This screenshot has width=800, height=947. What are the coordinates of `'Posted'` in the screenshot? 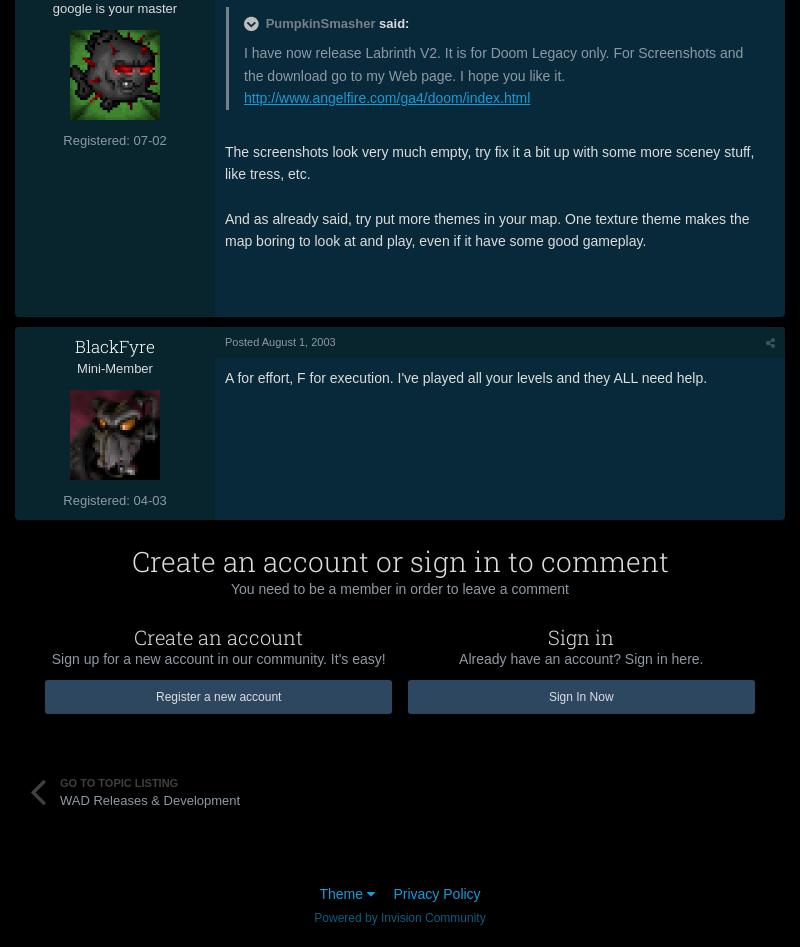 It's located at (241, 340).